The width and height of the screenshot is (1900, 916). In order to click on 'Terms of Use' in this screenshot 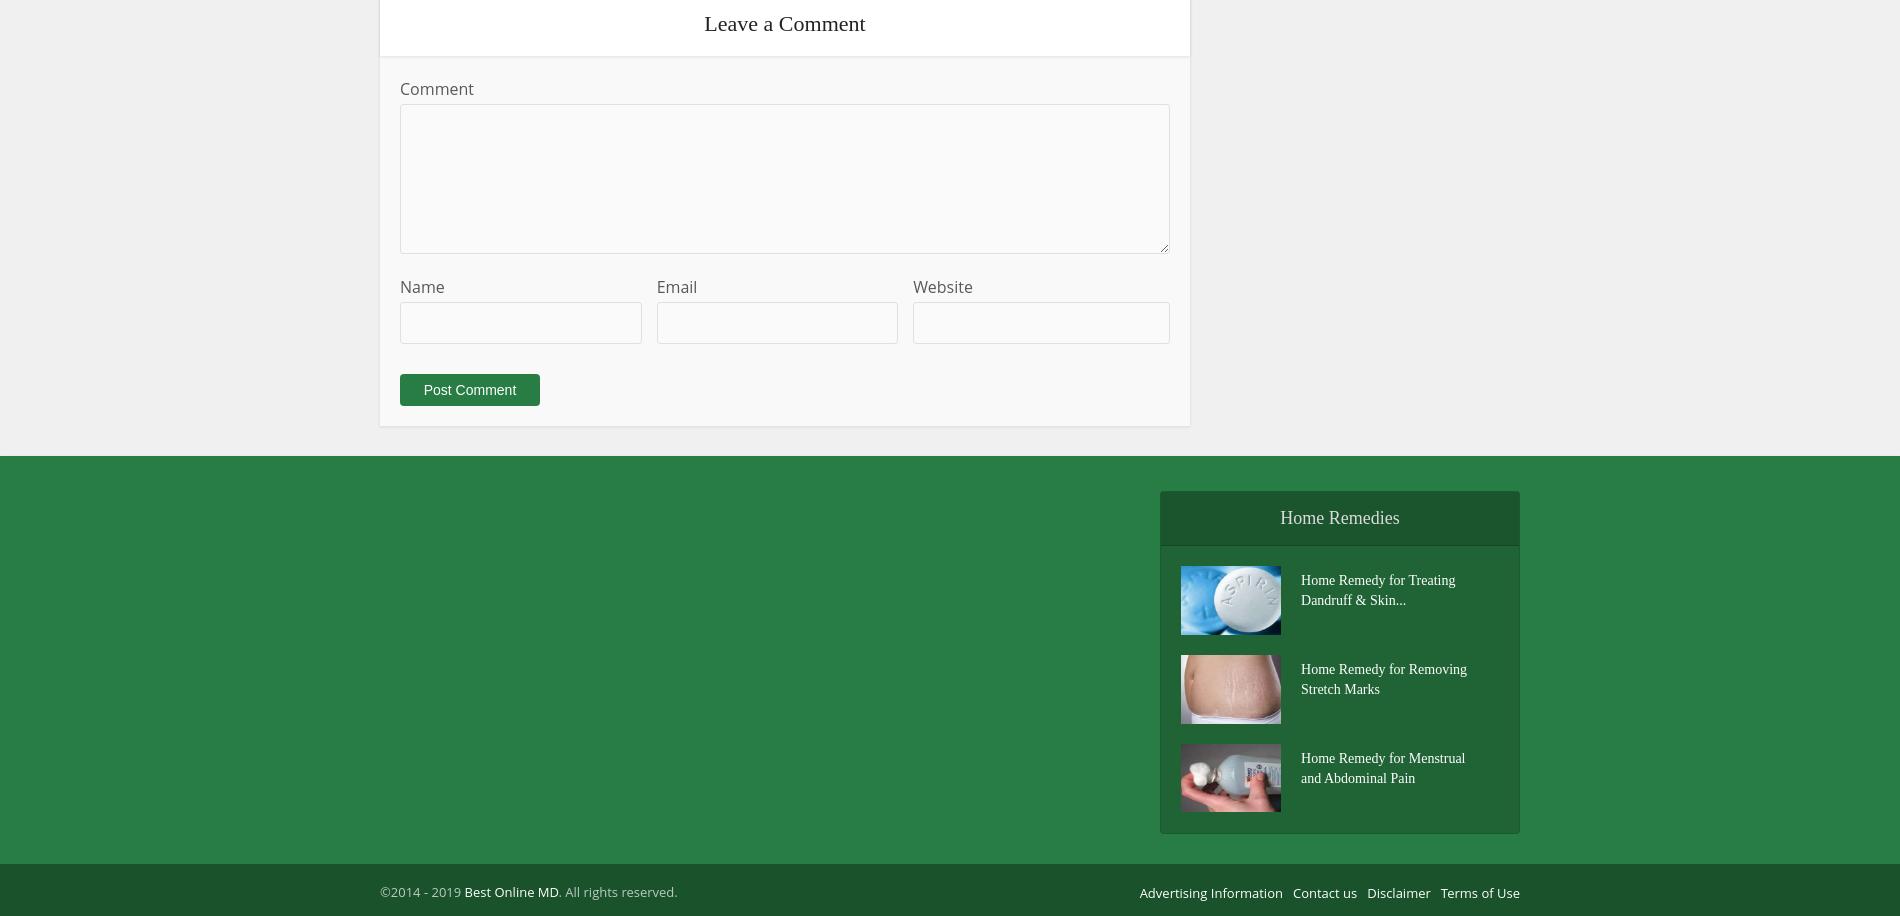, I will do `click(1479, 892)`.